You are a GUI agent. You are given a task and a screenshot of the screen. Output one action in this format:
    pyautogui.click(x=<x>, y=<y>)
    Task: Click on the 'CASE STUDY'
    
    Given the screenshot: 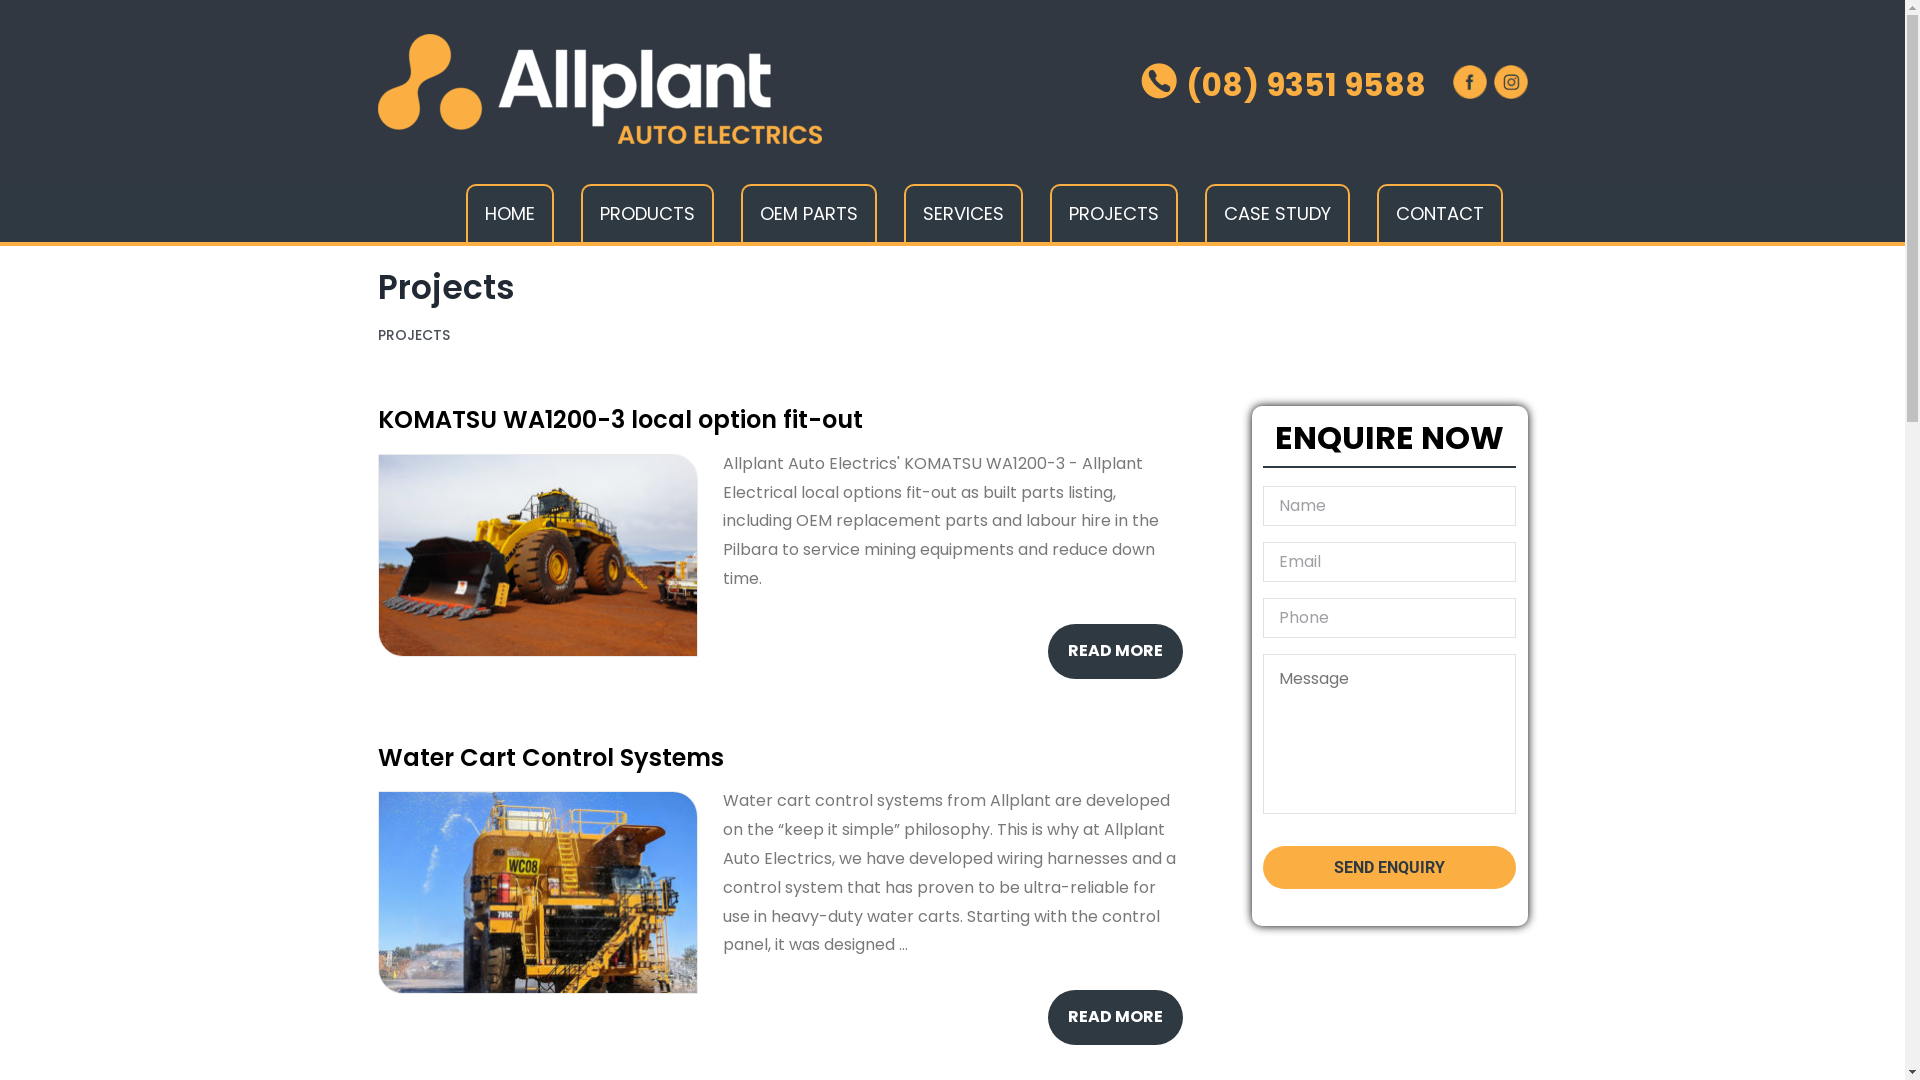 What is the action you would take?
    pyautogui.click(x=1275, y=212)
    